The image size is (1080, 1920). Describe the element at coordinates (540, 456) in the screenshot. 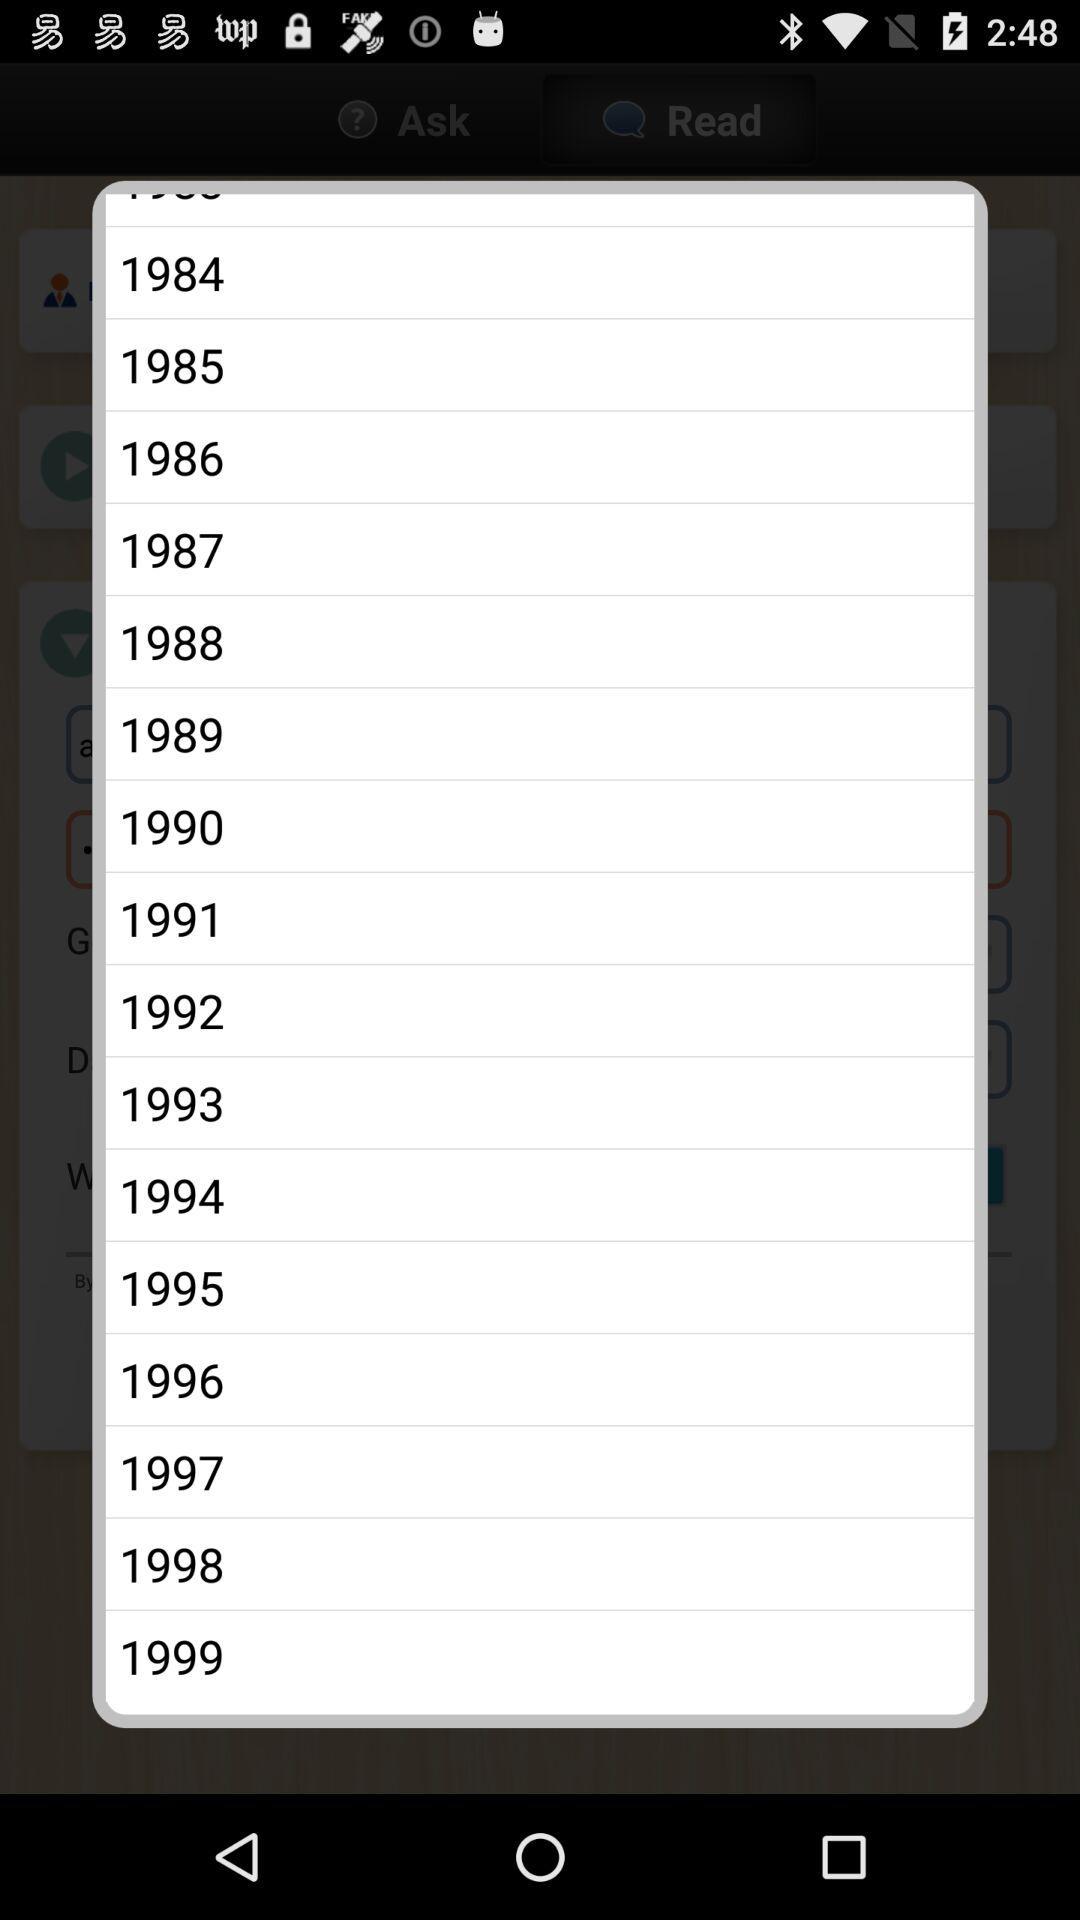

I see `the 1986 item` at that location.